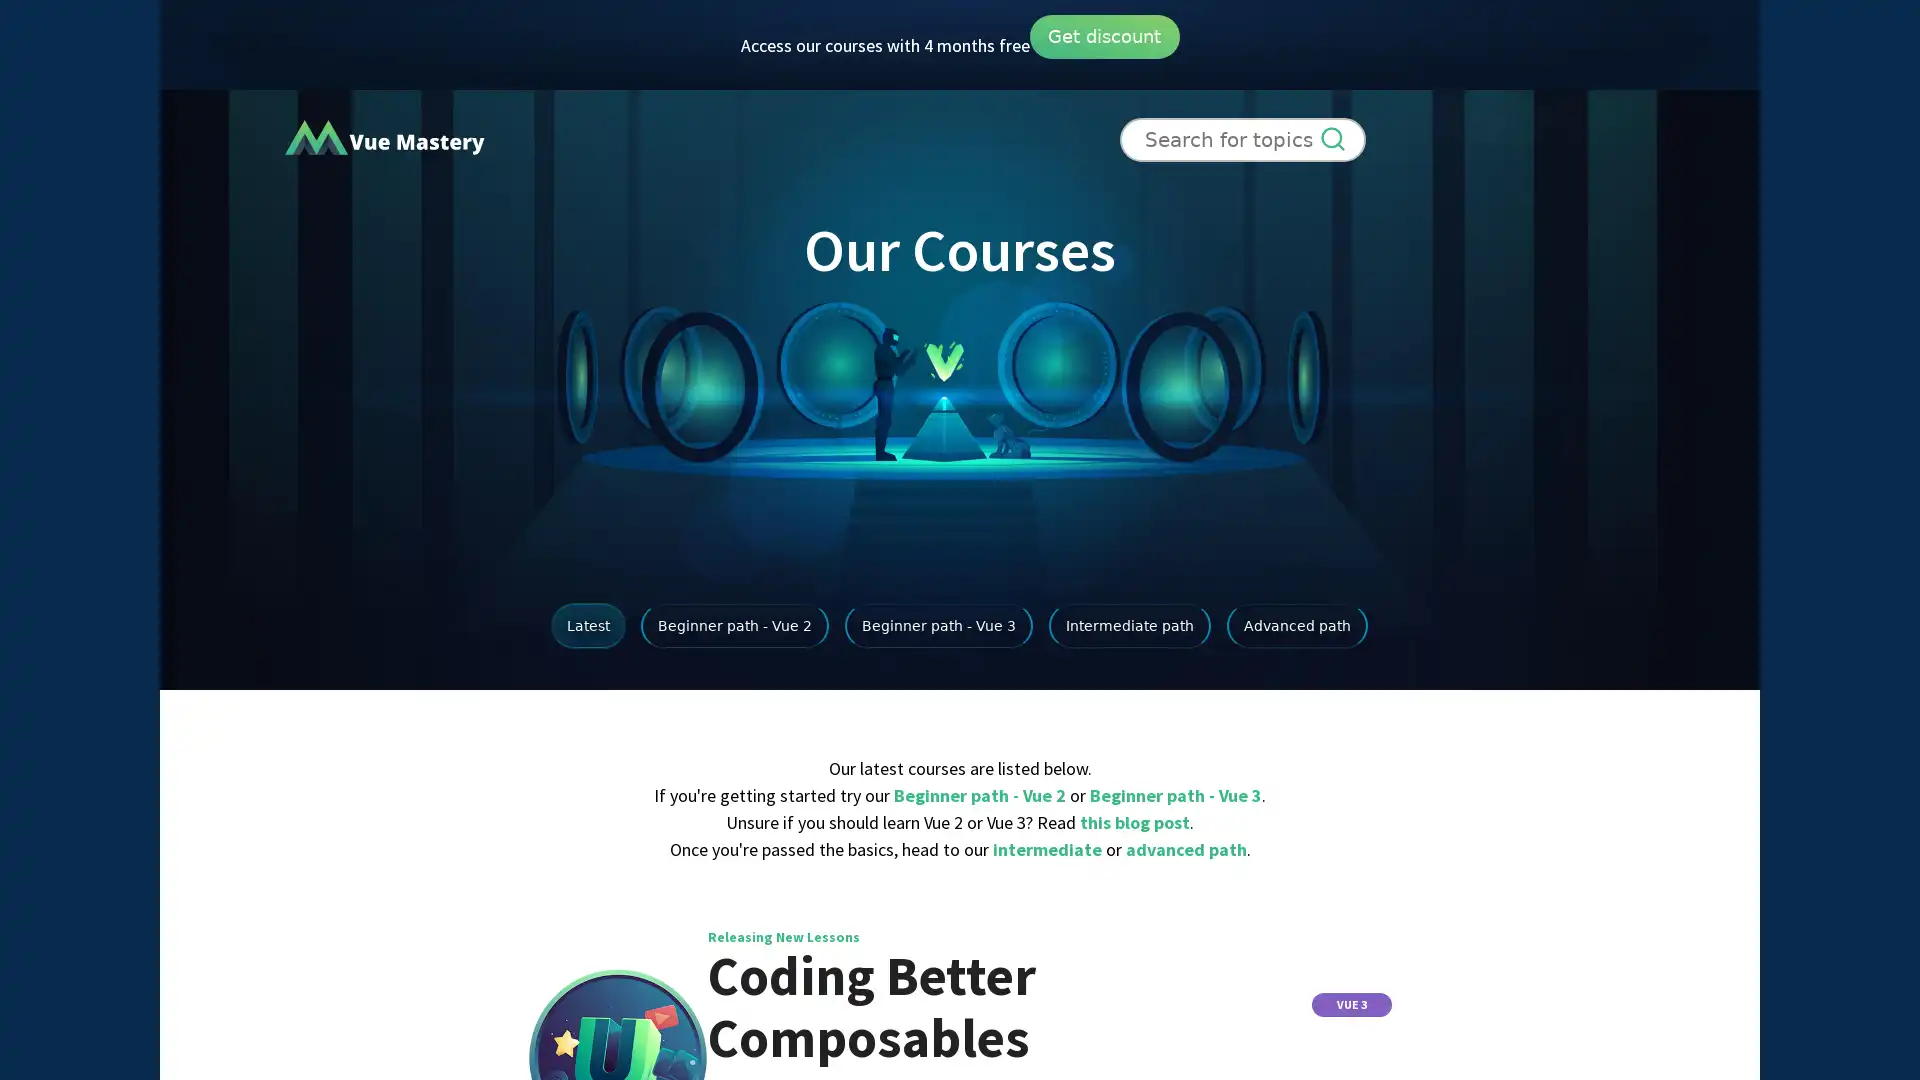  What do you see at coordinates (1419, 624) in the screenshot?
I see `Advanced path` at bounding box center [1419, 624].